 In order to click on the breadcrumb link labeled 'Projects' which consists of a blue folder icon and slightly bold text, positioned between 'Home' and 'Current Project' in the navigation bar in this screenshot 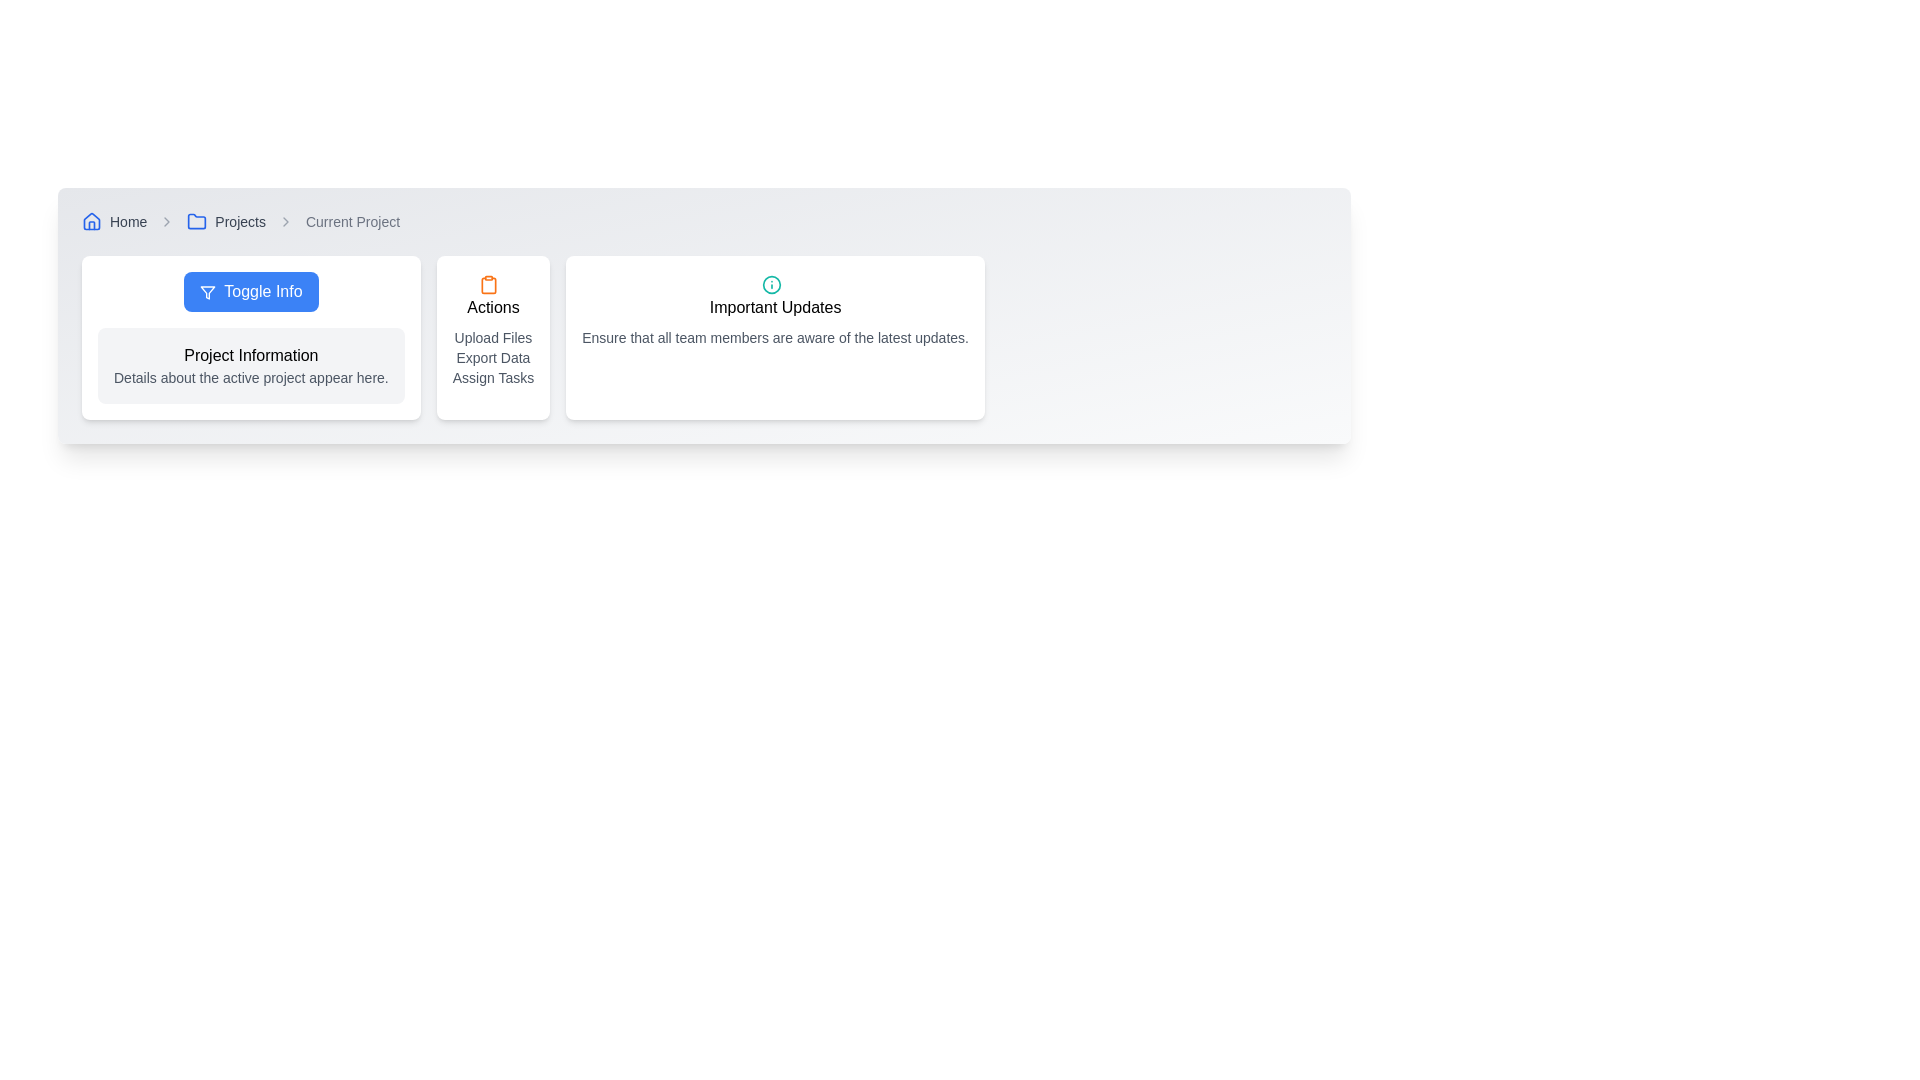, I will do `click(226, 222)`.